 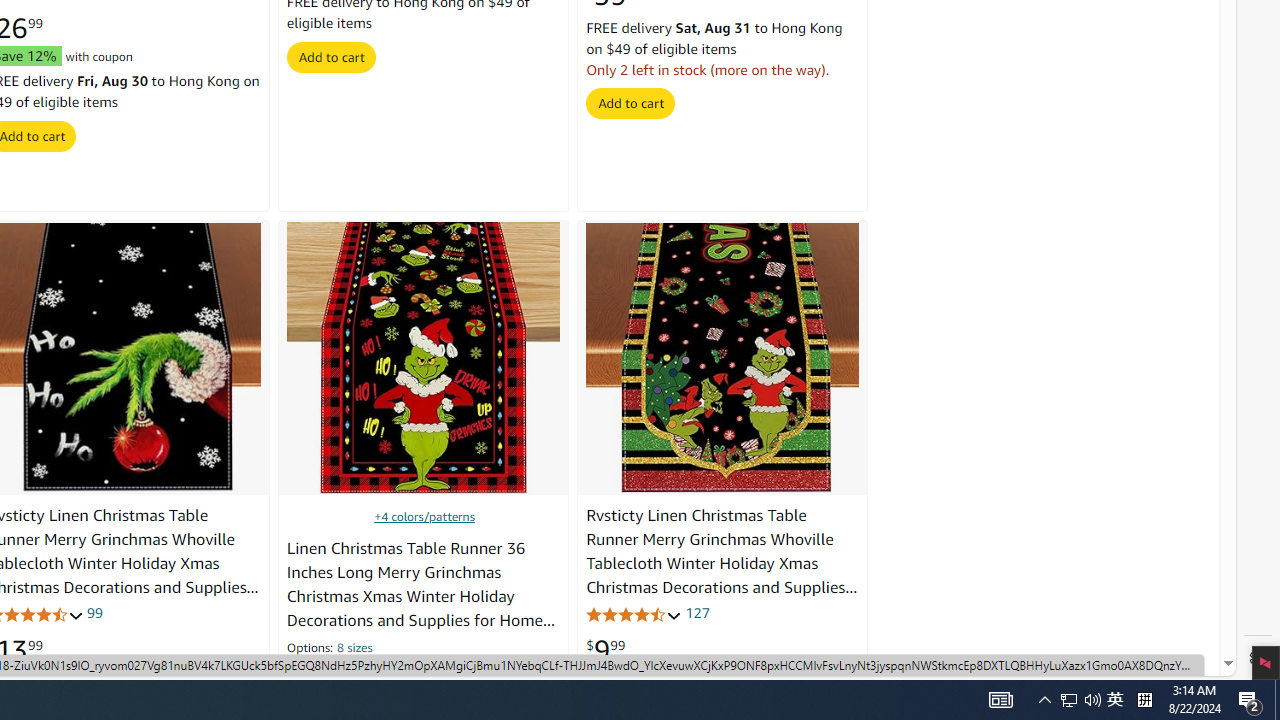 What do you see at coordinates (355, 649) in the screenshot?
I see `'8 sizes'` at bounding box center [355, 649].